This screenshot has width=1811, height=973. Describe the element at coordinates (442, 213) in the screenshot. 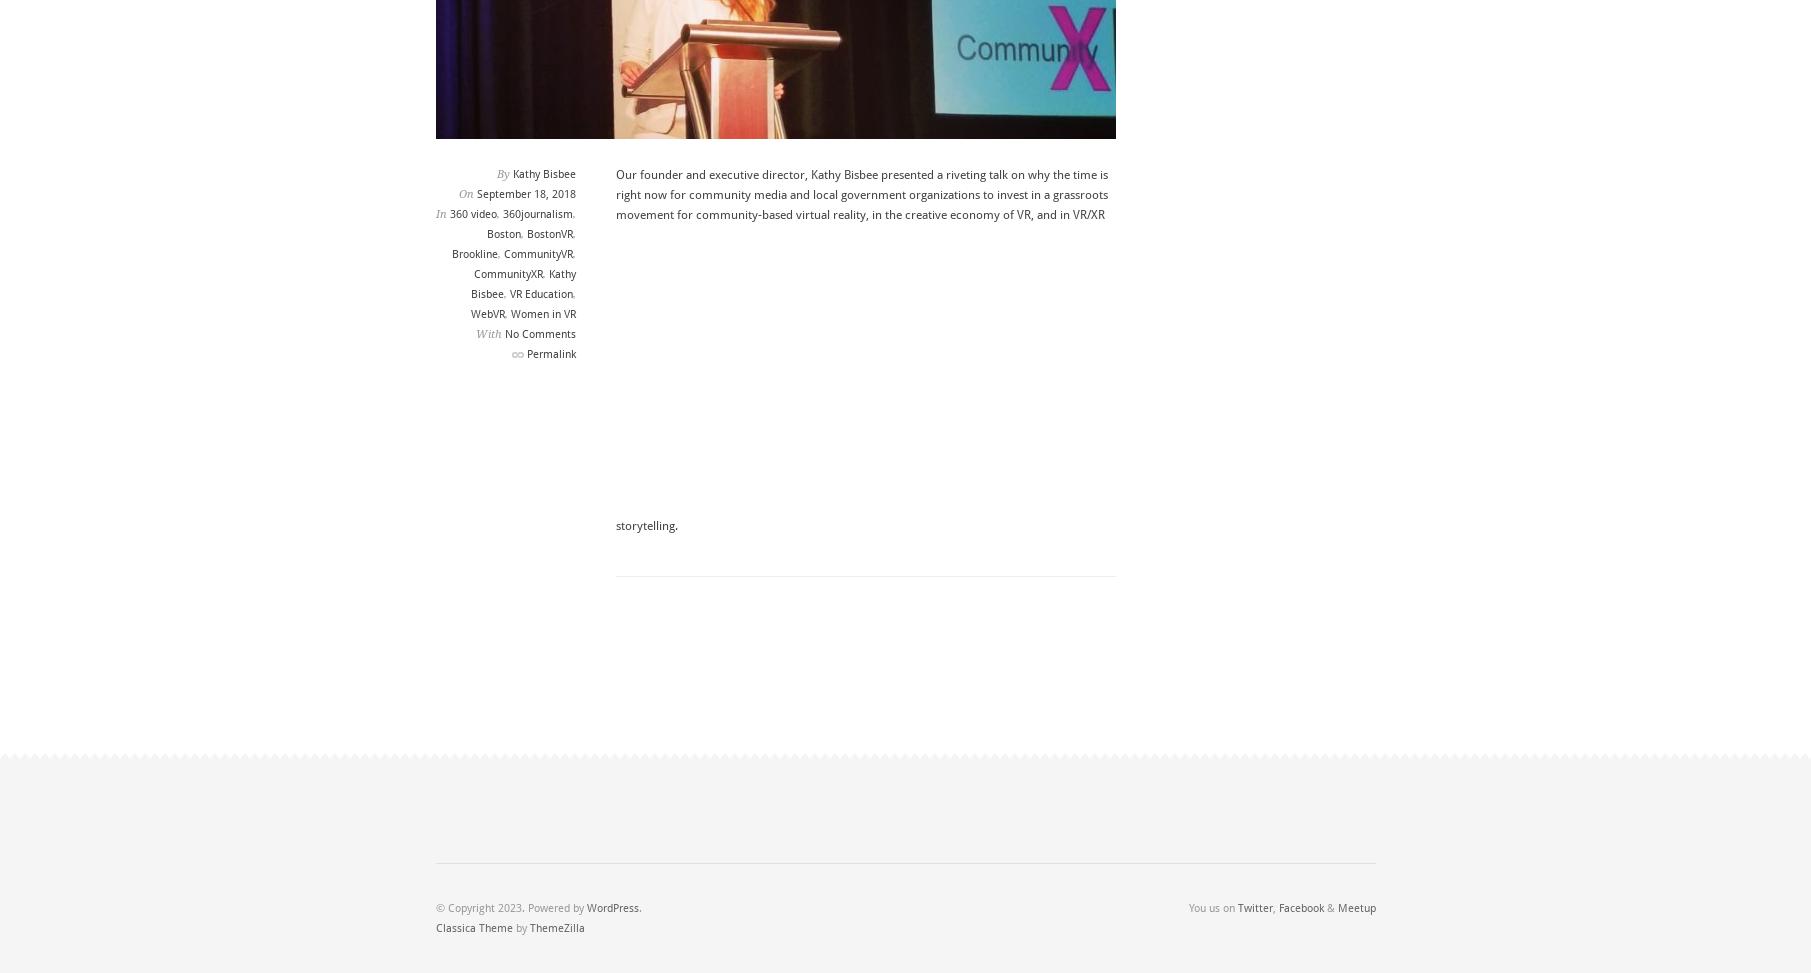

I see `'In'` at that location.